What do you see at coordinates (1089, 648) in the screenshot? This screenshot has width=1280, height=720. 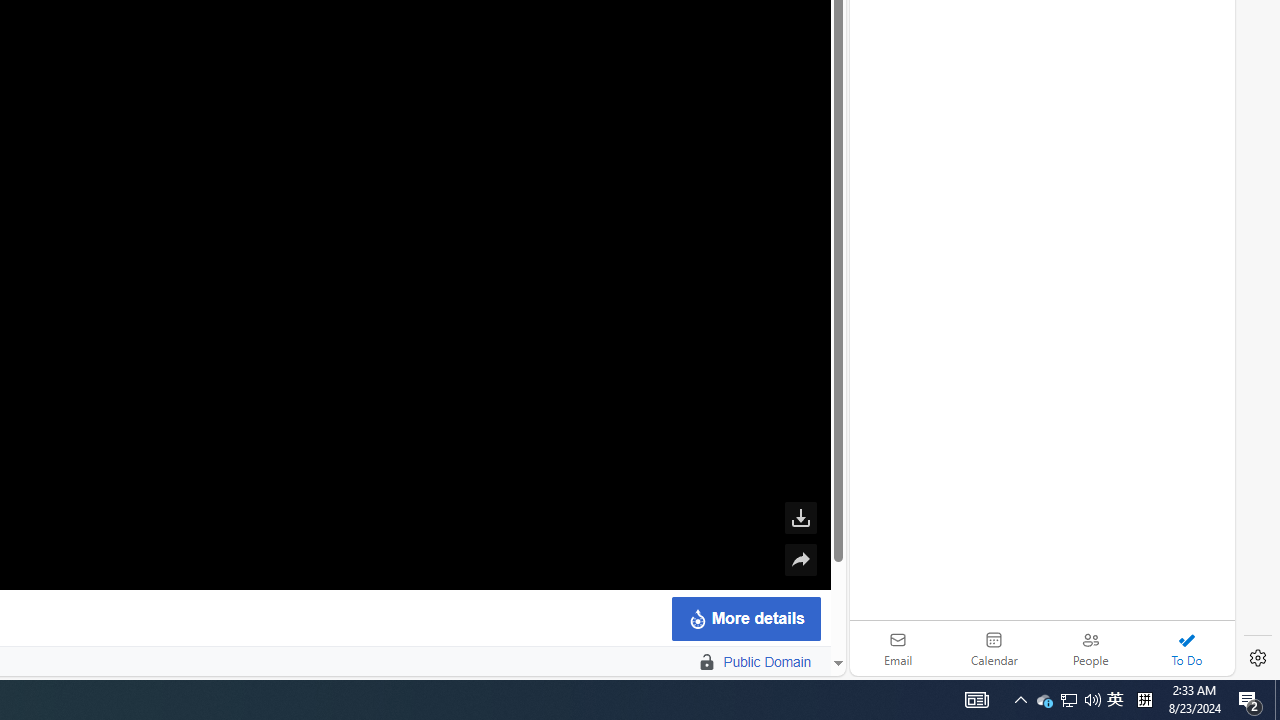 I see `'People'` at bounding box center [1089, 648].